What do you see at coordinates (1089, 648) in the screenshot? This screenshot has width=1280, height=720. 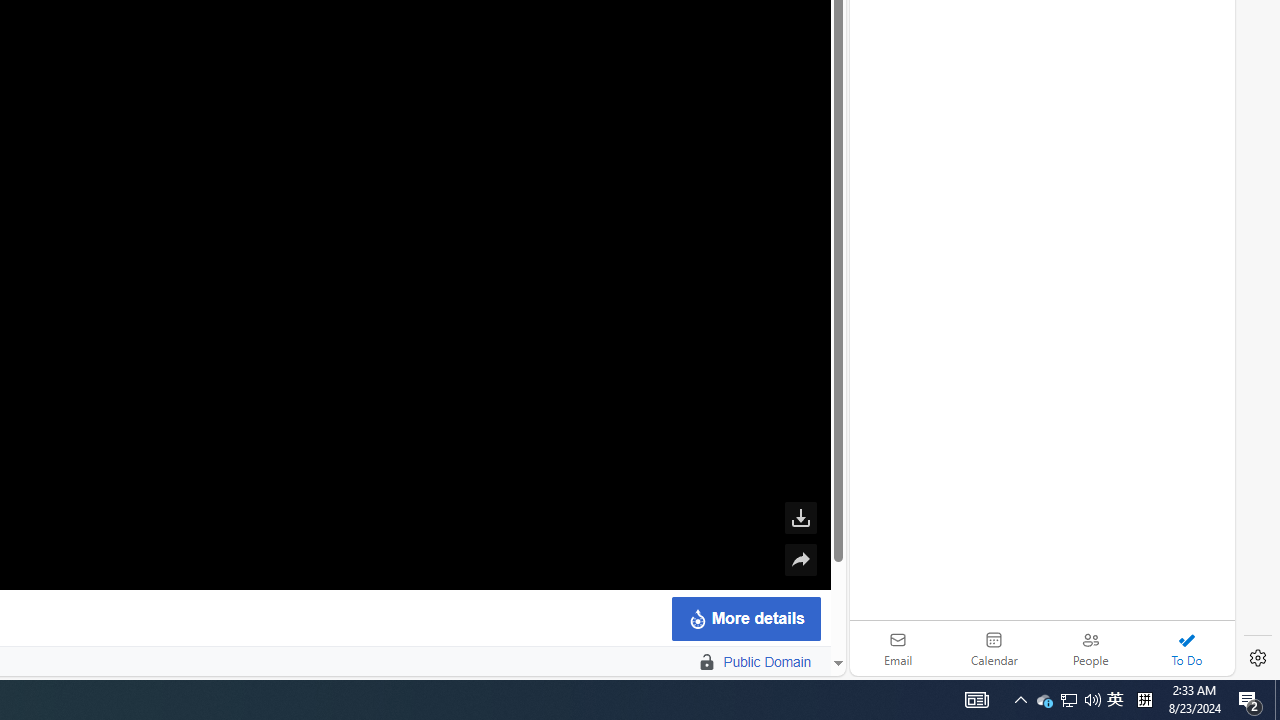 I see `'People'` at bounding box center [1089, 648].